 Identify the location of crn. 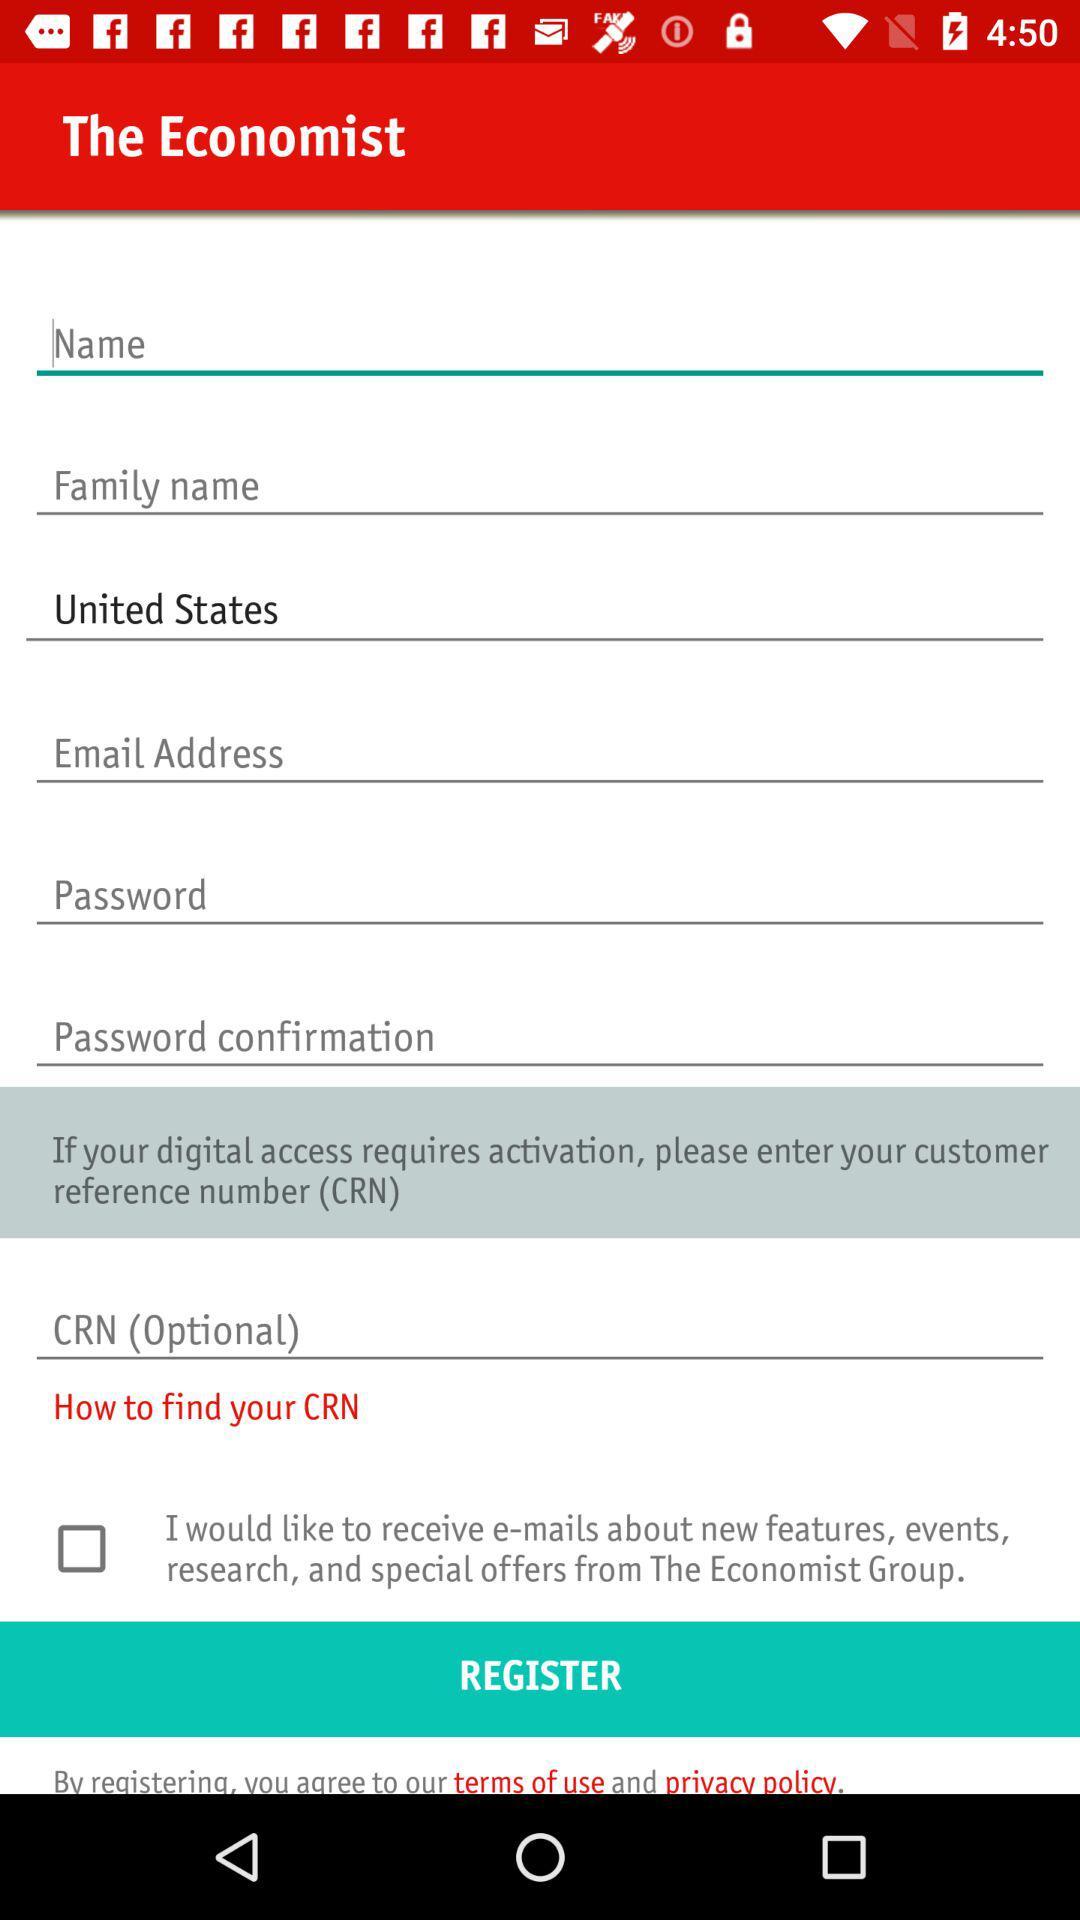
(540, 1309).